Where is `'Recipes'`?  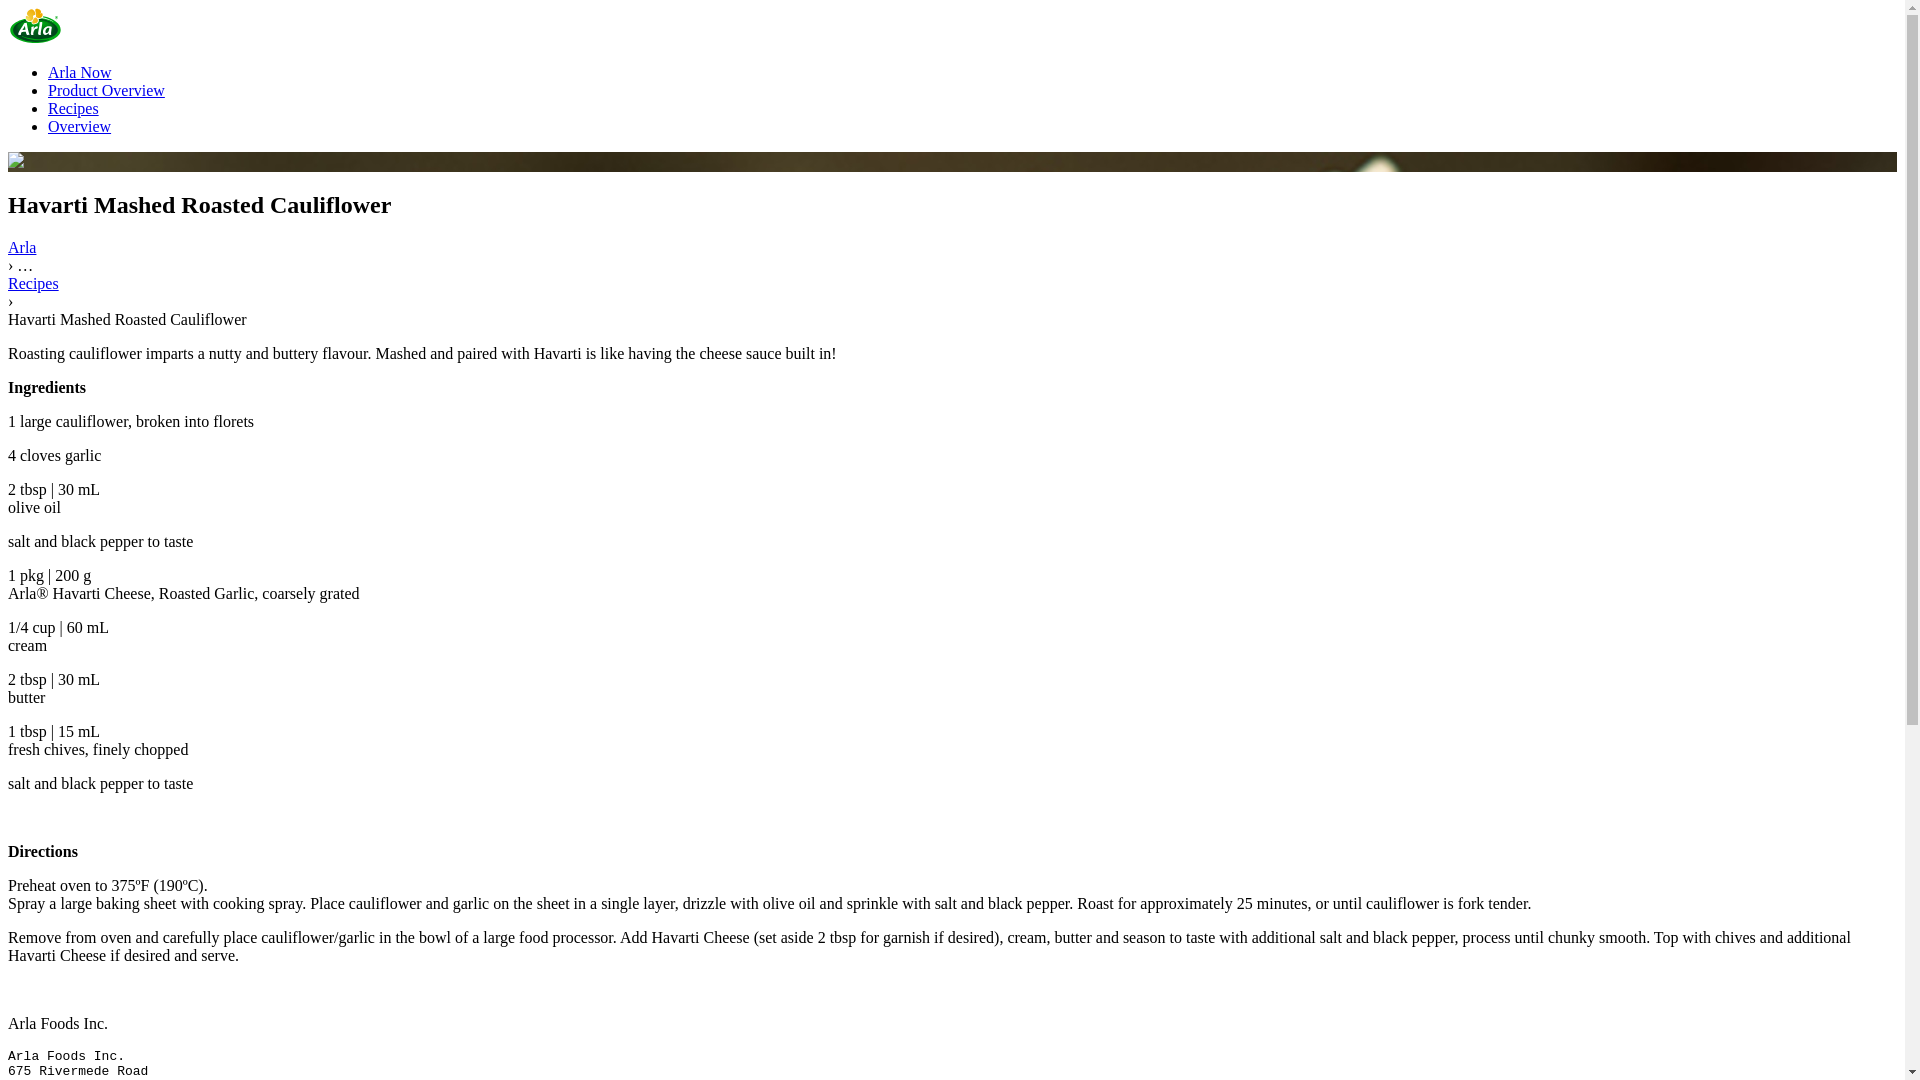
'Recipes' is located at coordinates (73, 108).